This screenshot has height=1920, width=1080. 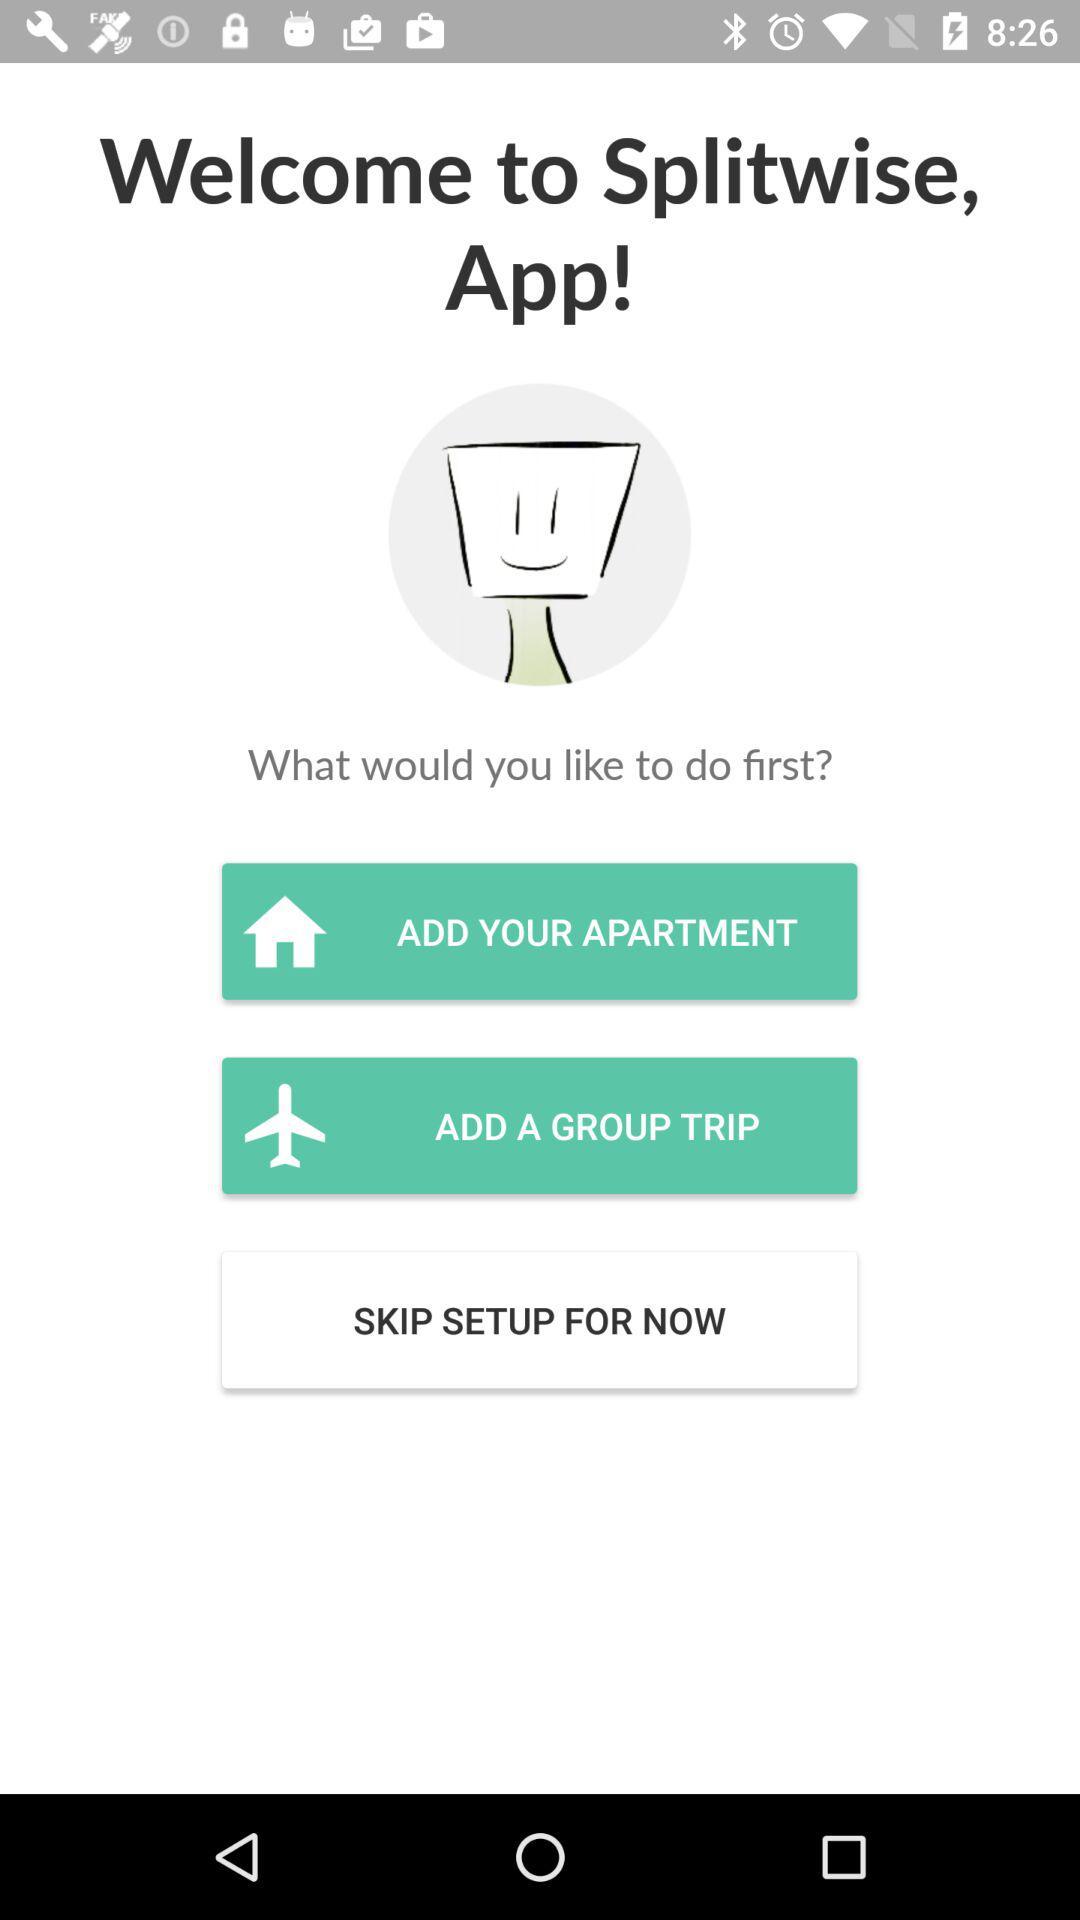 I want to click on the add a group icon, so click(x=538, y=1125).